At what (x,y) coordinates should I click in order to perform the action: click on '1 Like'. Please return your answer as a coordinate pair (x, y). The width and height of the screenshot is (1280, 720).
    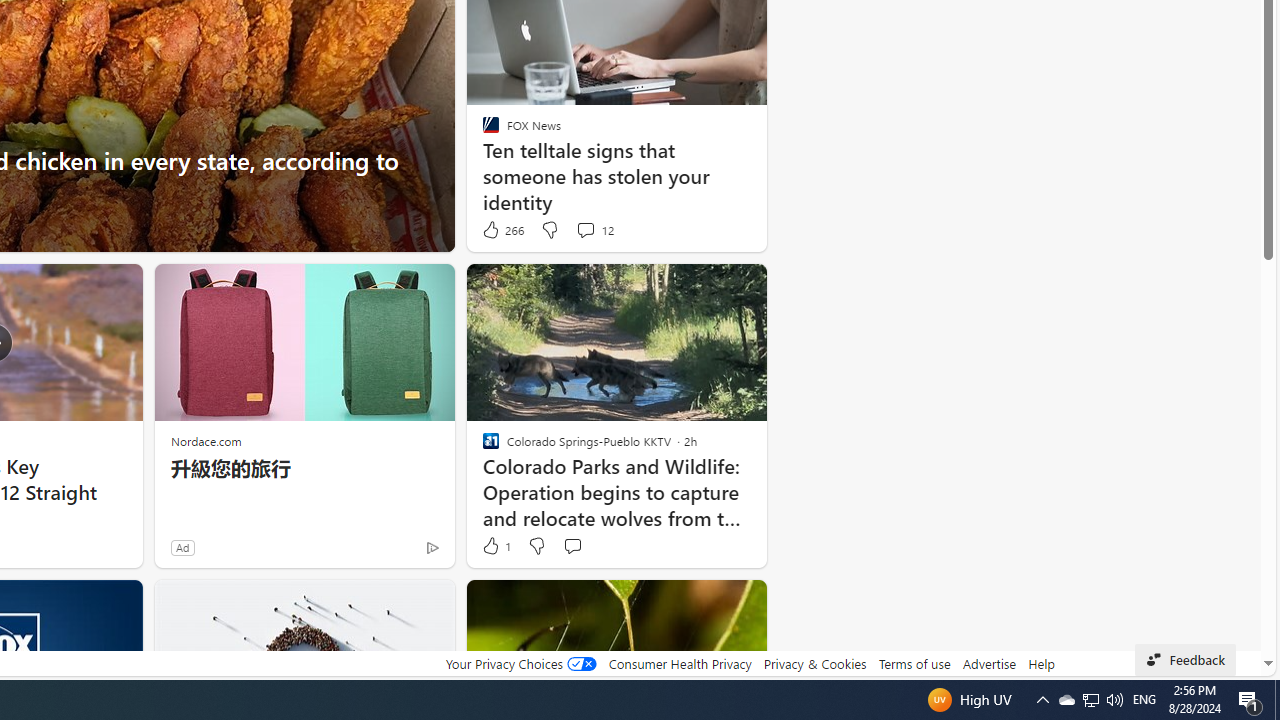
    Looking at the image, I should click on (495, 546).